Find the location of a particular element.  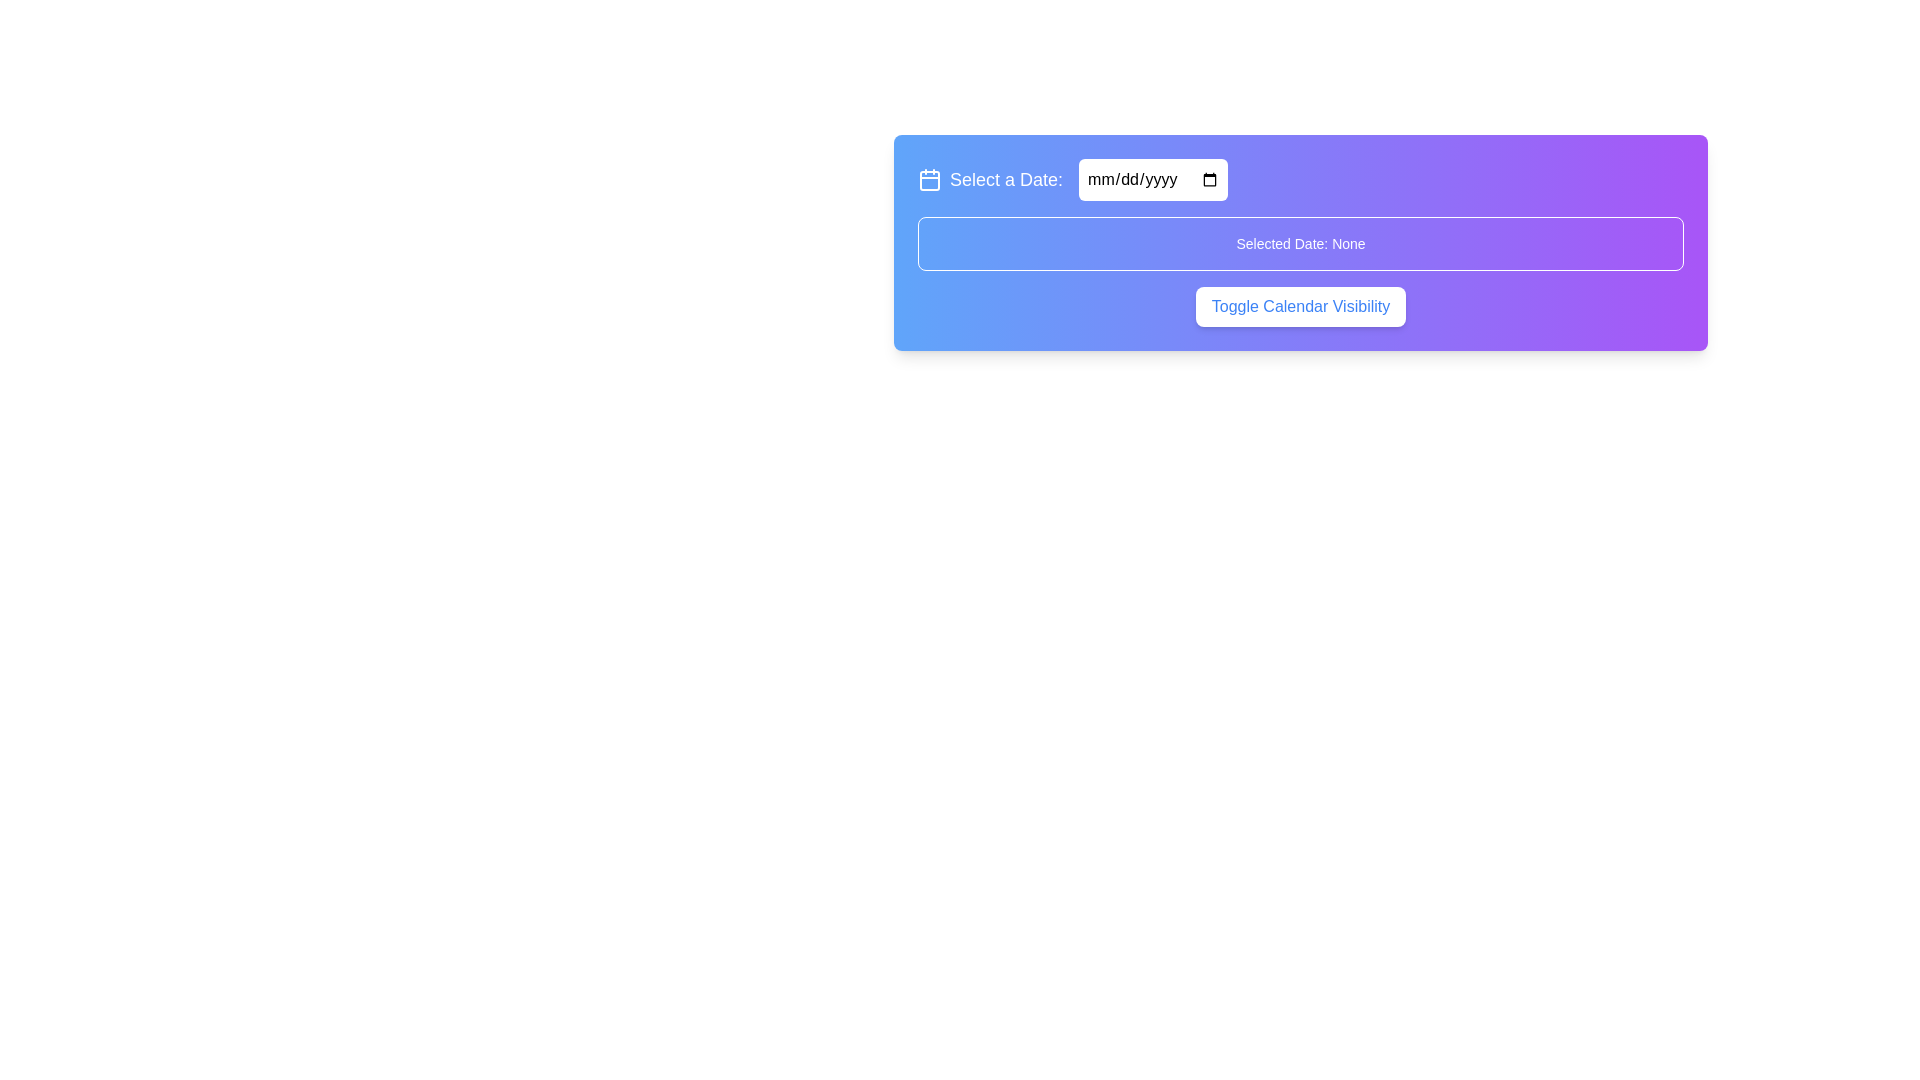

the calendar icon located in the top-left corner of the blue panel is located at coordinates (929, 180).